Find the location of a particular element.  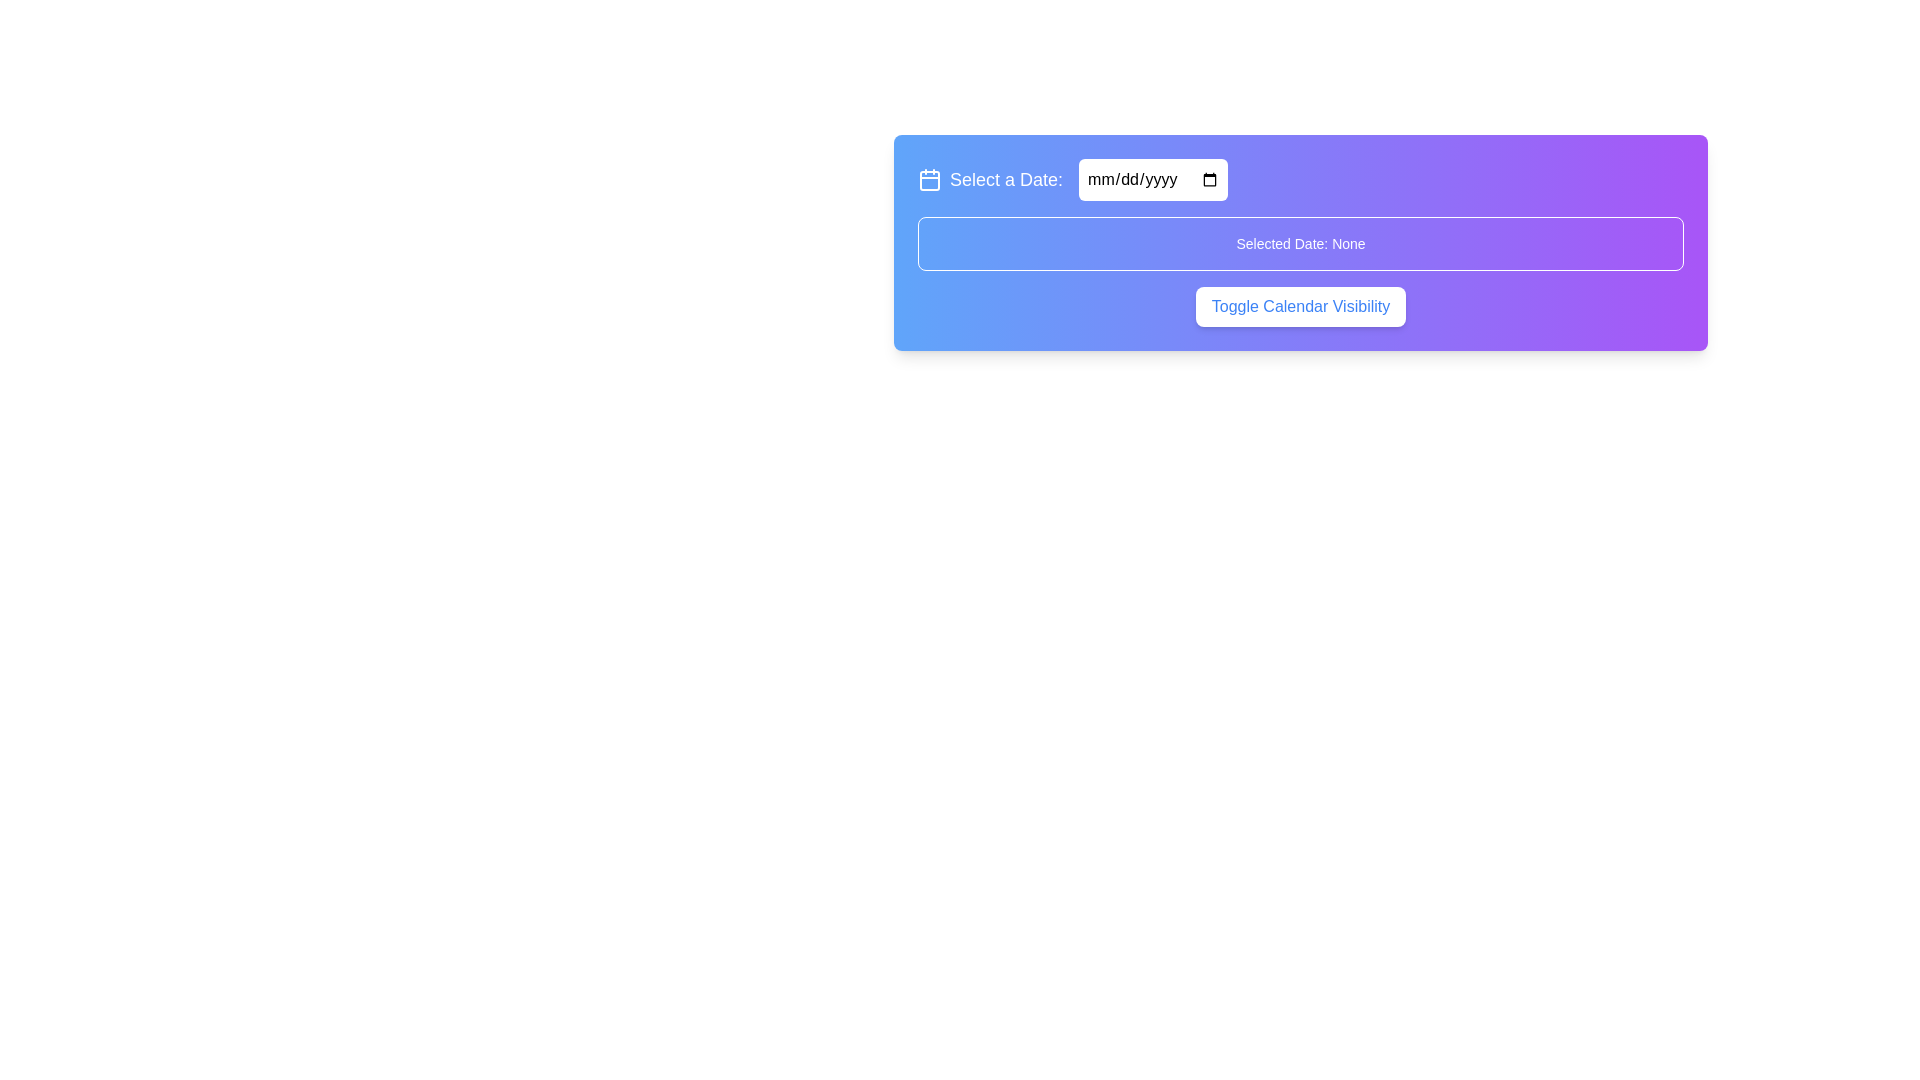

the calendar icon located in the top-left corner of the blue panel is located at coordinates (929, 180).